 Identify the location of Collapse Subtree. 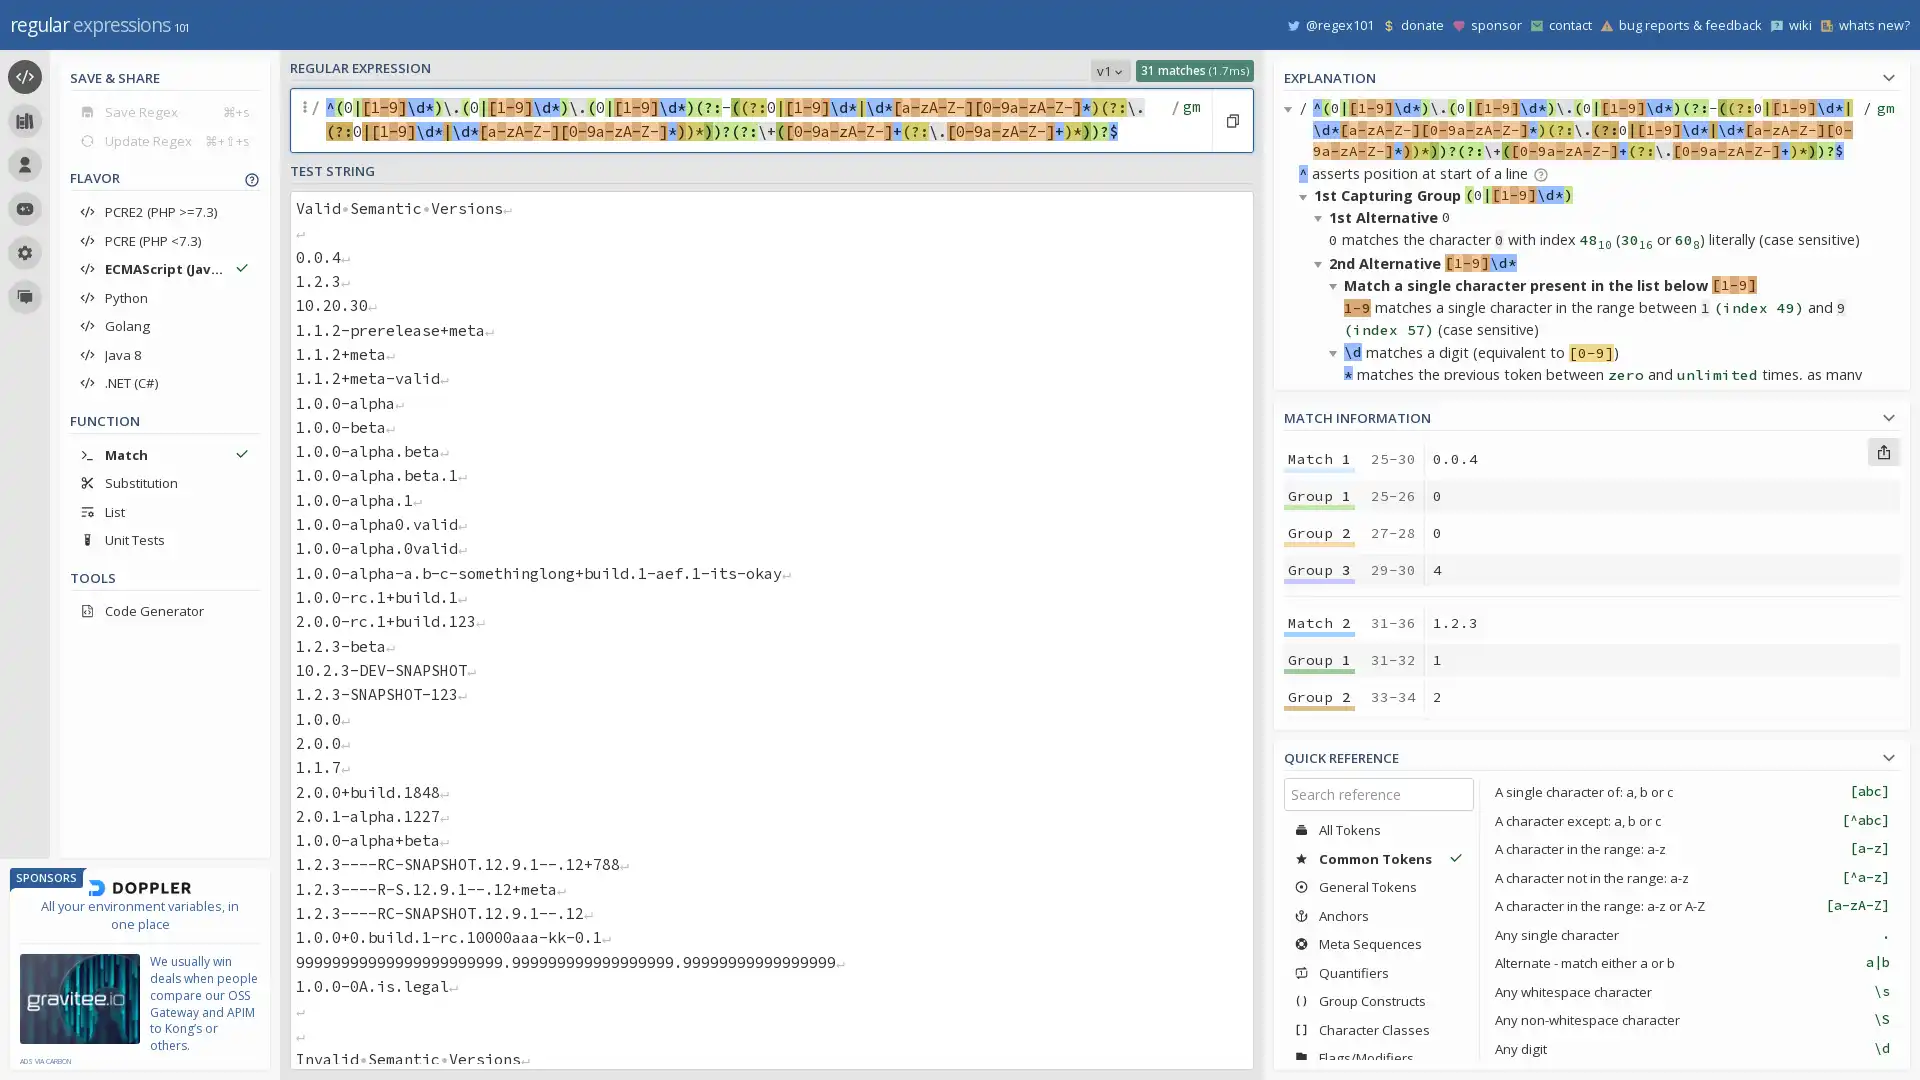
(1321, 760).